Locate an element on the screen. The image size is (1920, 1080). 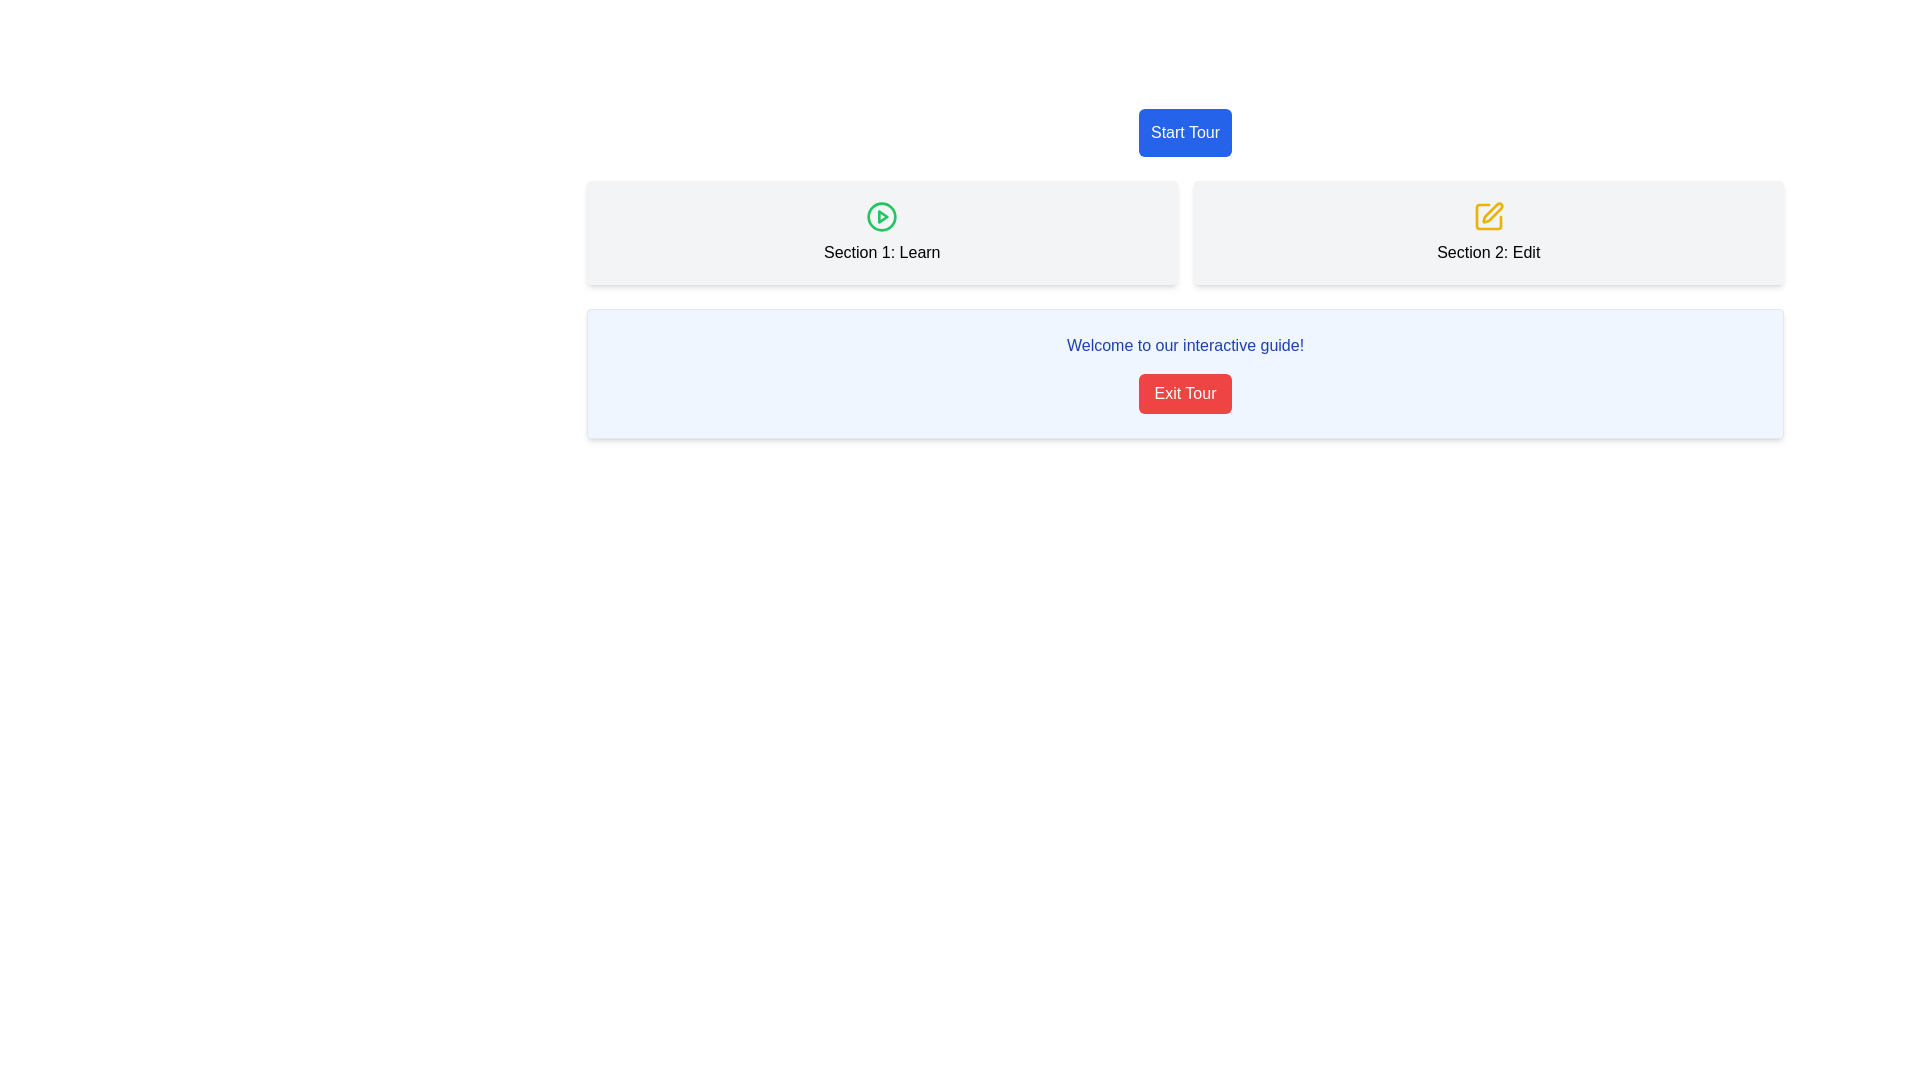
the static text label indicating 'Section 1: Learn', which is positioned directly underneath a green play icon in the leftmost section of two horizontally aligned sections is located at coordinates (881, 252).